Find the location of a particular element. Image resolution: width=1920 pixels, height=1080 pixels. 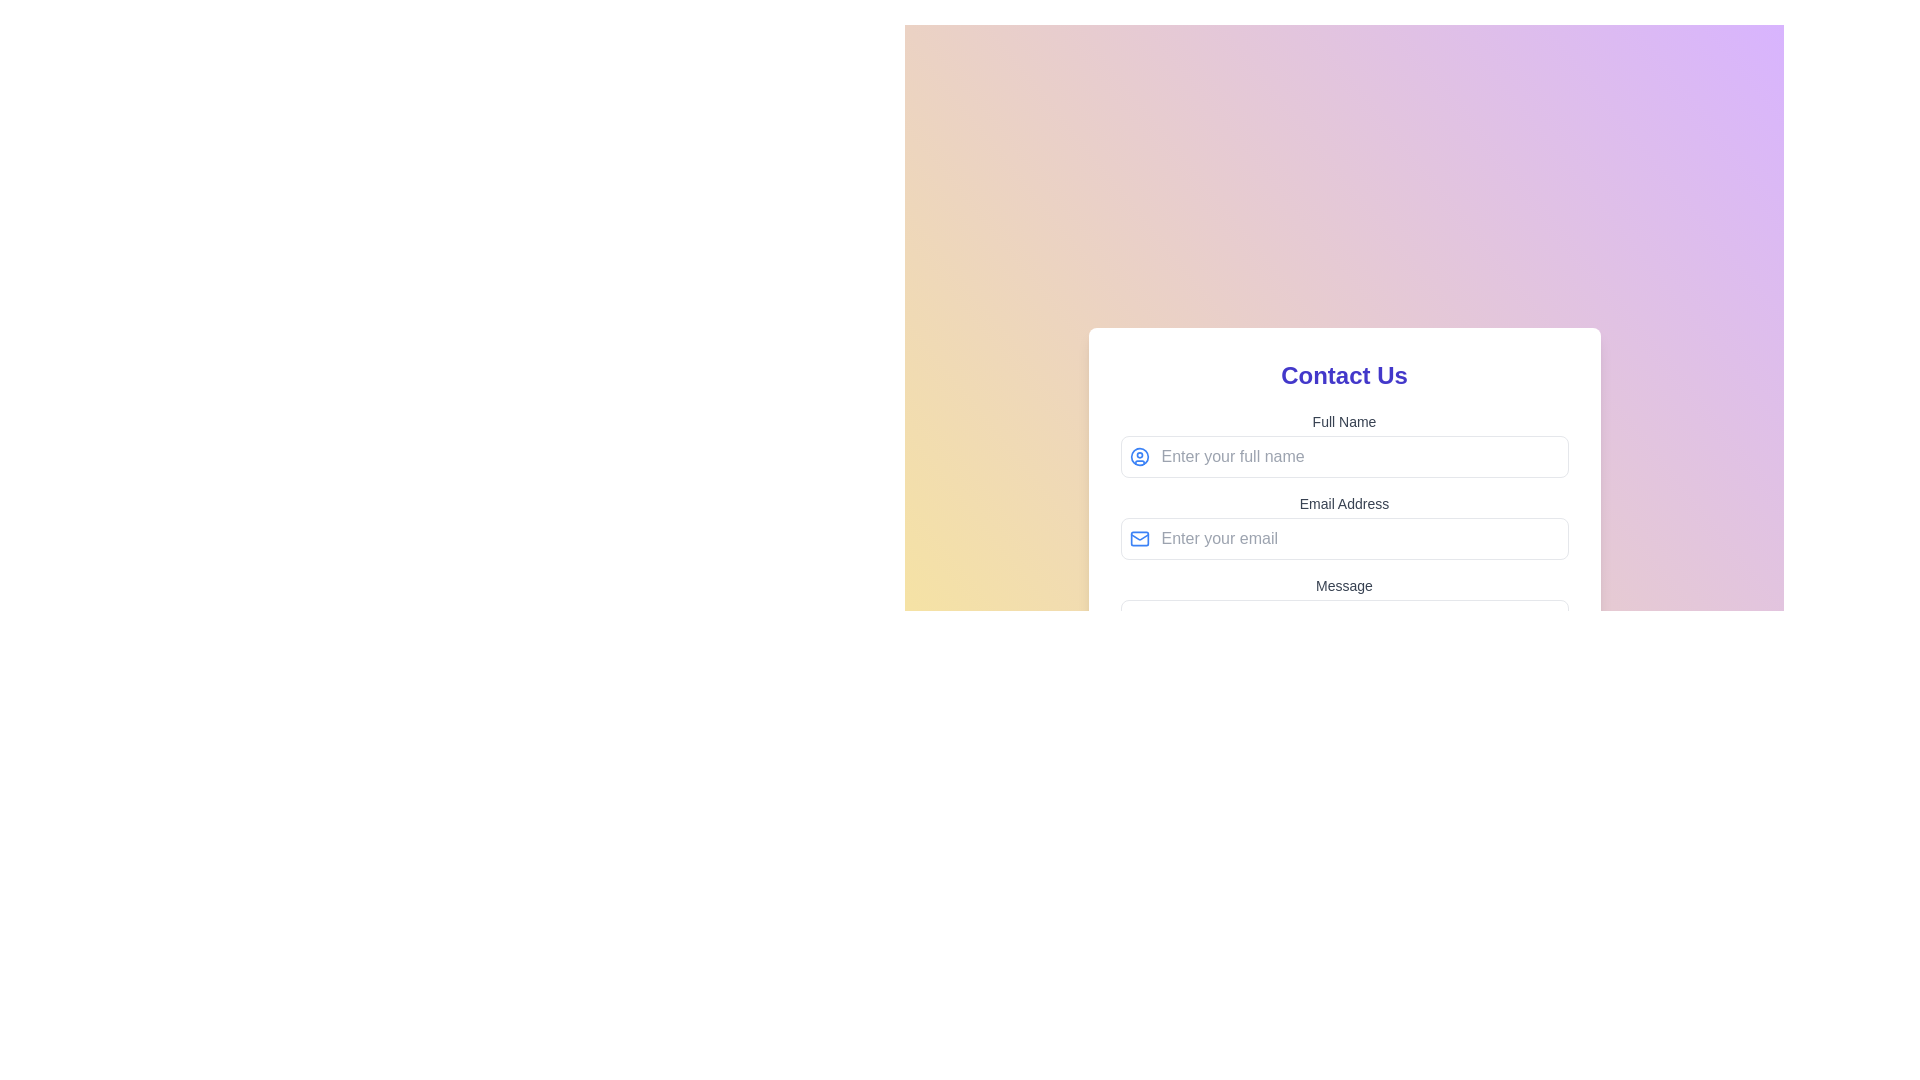

the contact form input fields to focus on them is located at coordinates (1344, 564).